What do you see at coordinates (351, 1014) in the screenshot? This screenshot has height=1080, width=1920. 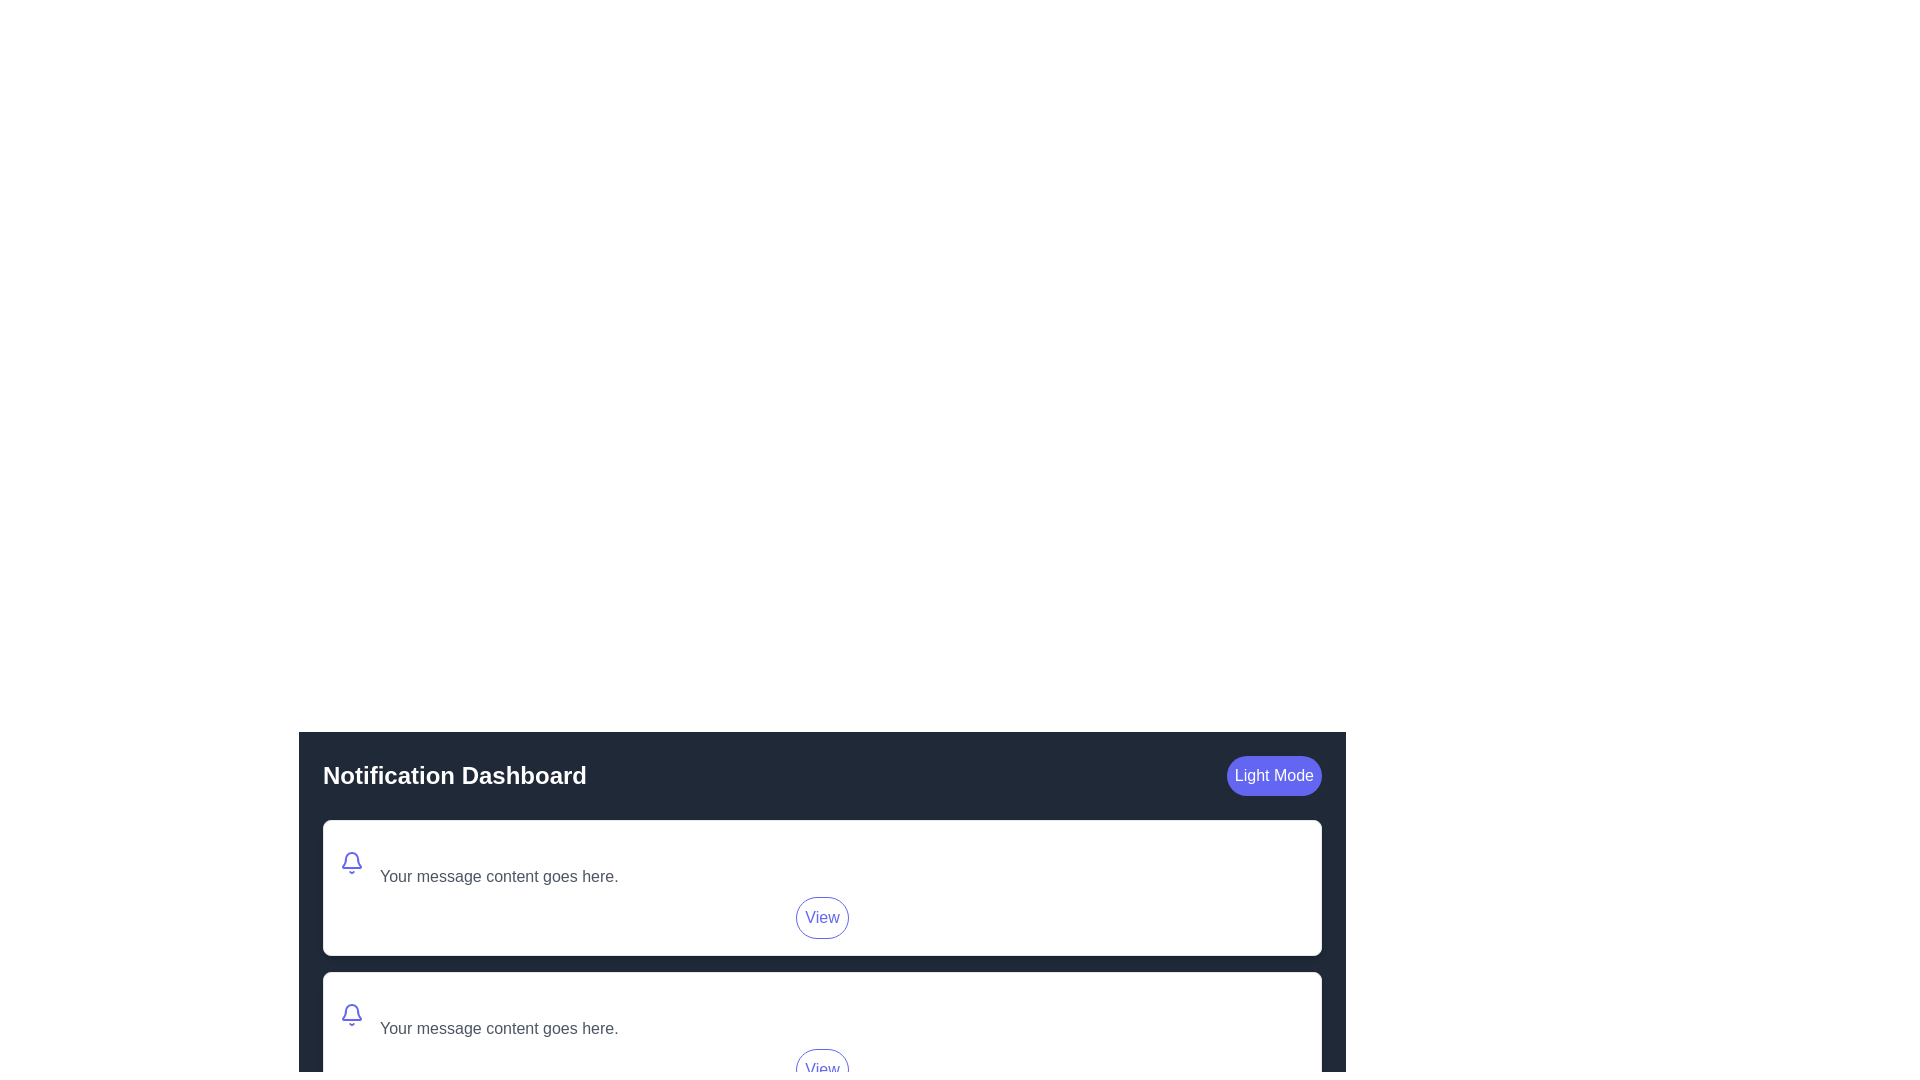 I see `the notification bell icon, which is styled with a thin outline and blue color, located at the top-left corner of the notification card displaying the message 'Your message content goes here.'` at bounding box center [351, 1014].